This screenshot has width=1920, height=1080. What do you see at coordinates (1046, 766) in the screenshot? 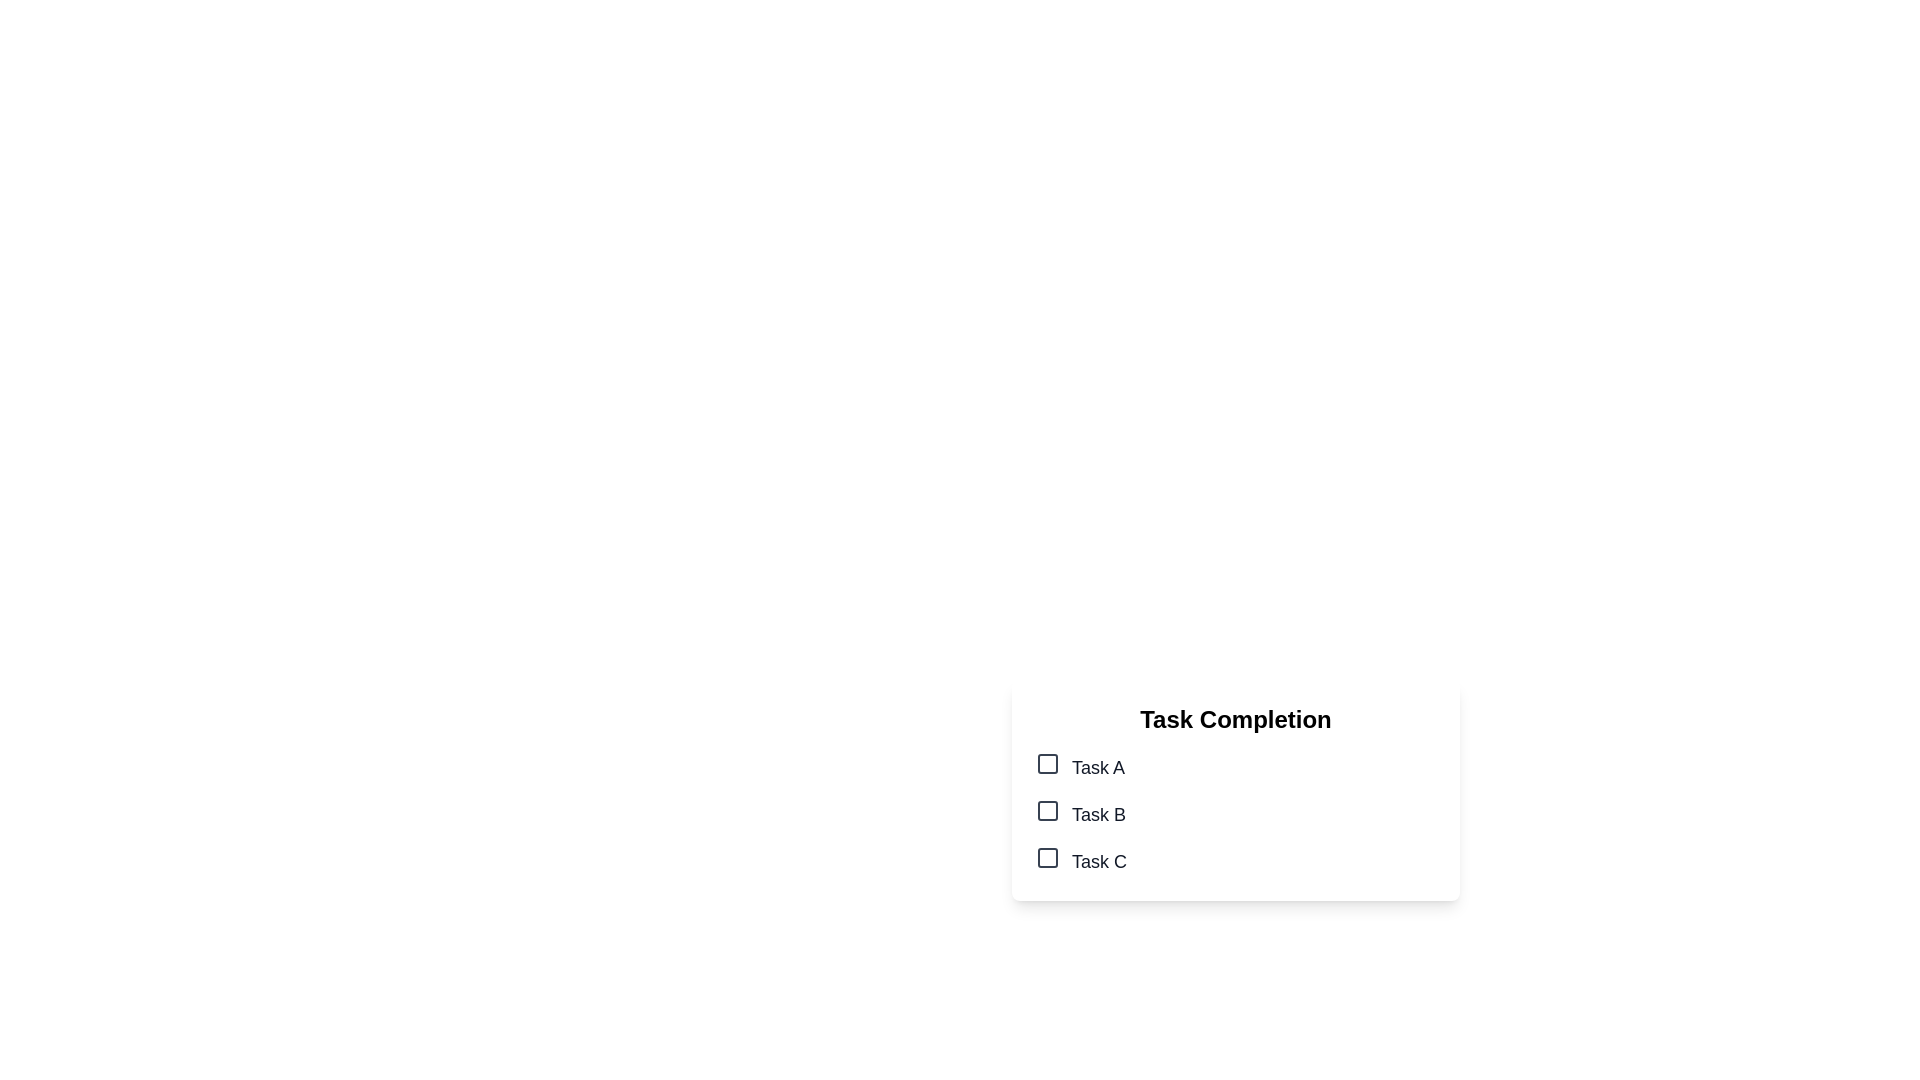
I see `the checkbox for 'Task A'` at bounding box center [1046, 766].